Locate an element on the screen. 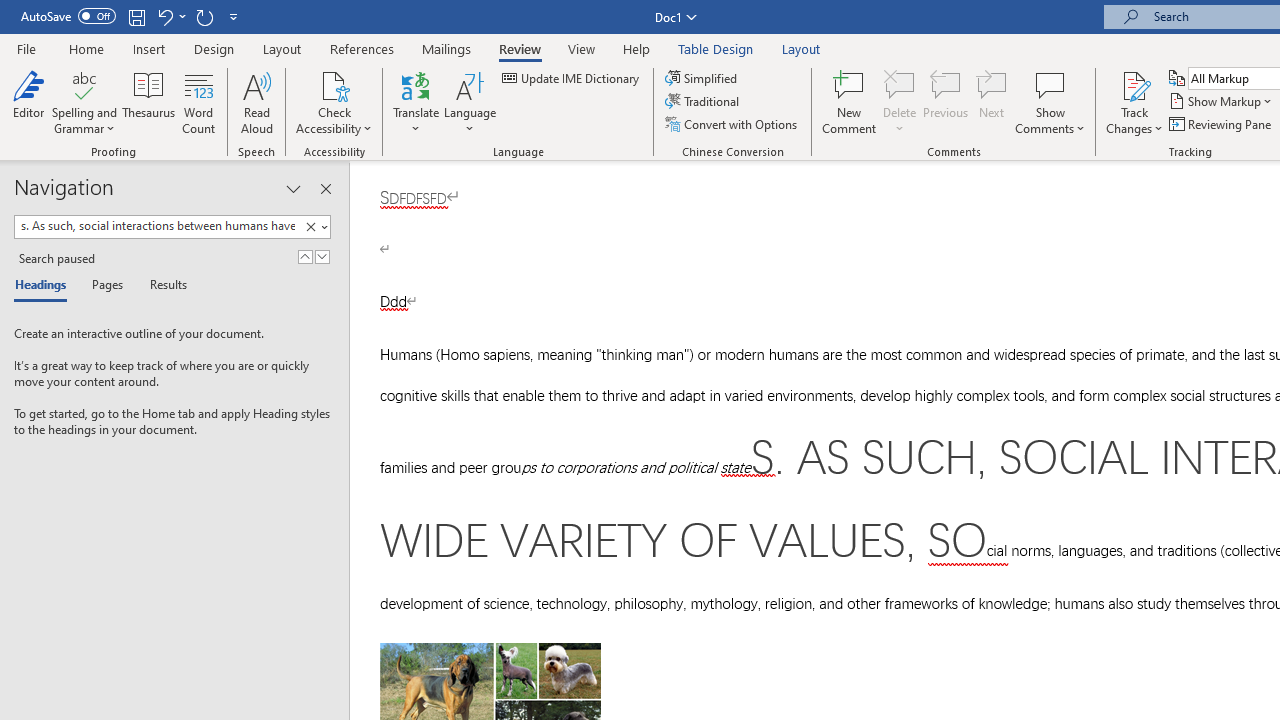 Image resolution: width=1280 pixels, height=720 pixels. 'Undo Style' is located at coordinates (164, 16).